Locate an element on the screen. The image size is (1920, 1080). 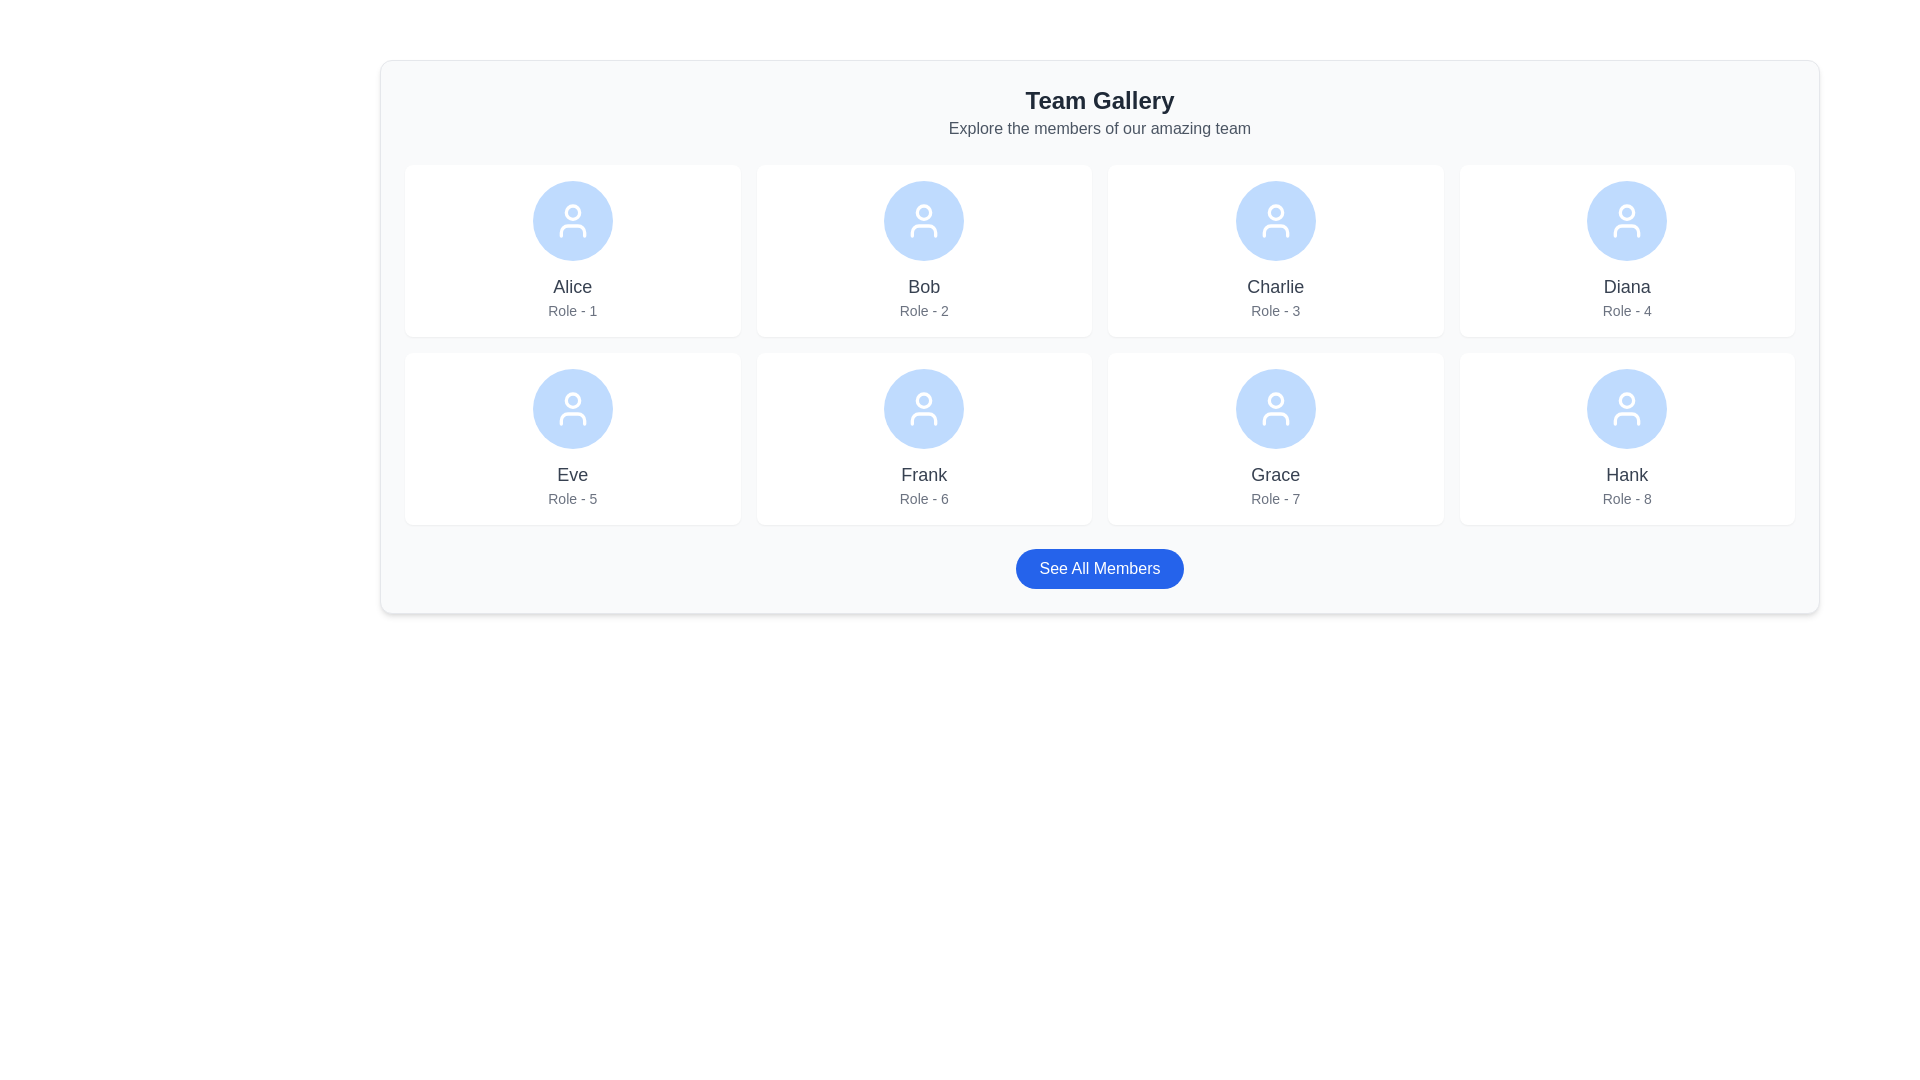
the small circular element located at the top center of the user icon representing 'Bob' in the gallery of individuals is located at coordinates (923, 212).